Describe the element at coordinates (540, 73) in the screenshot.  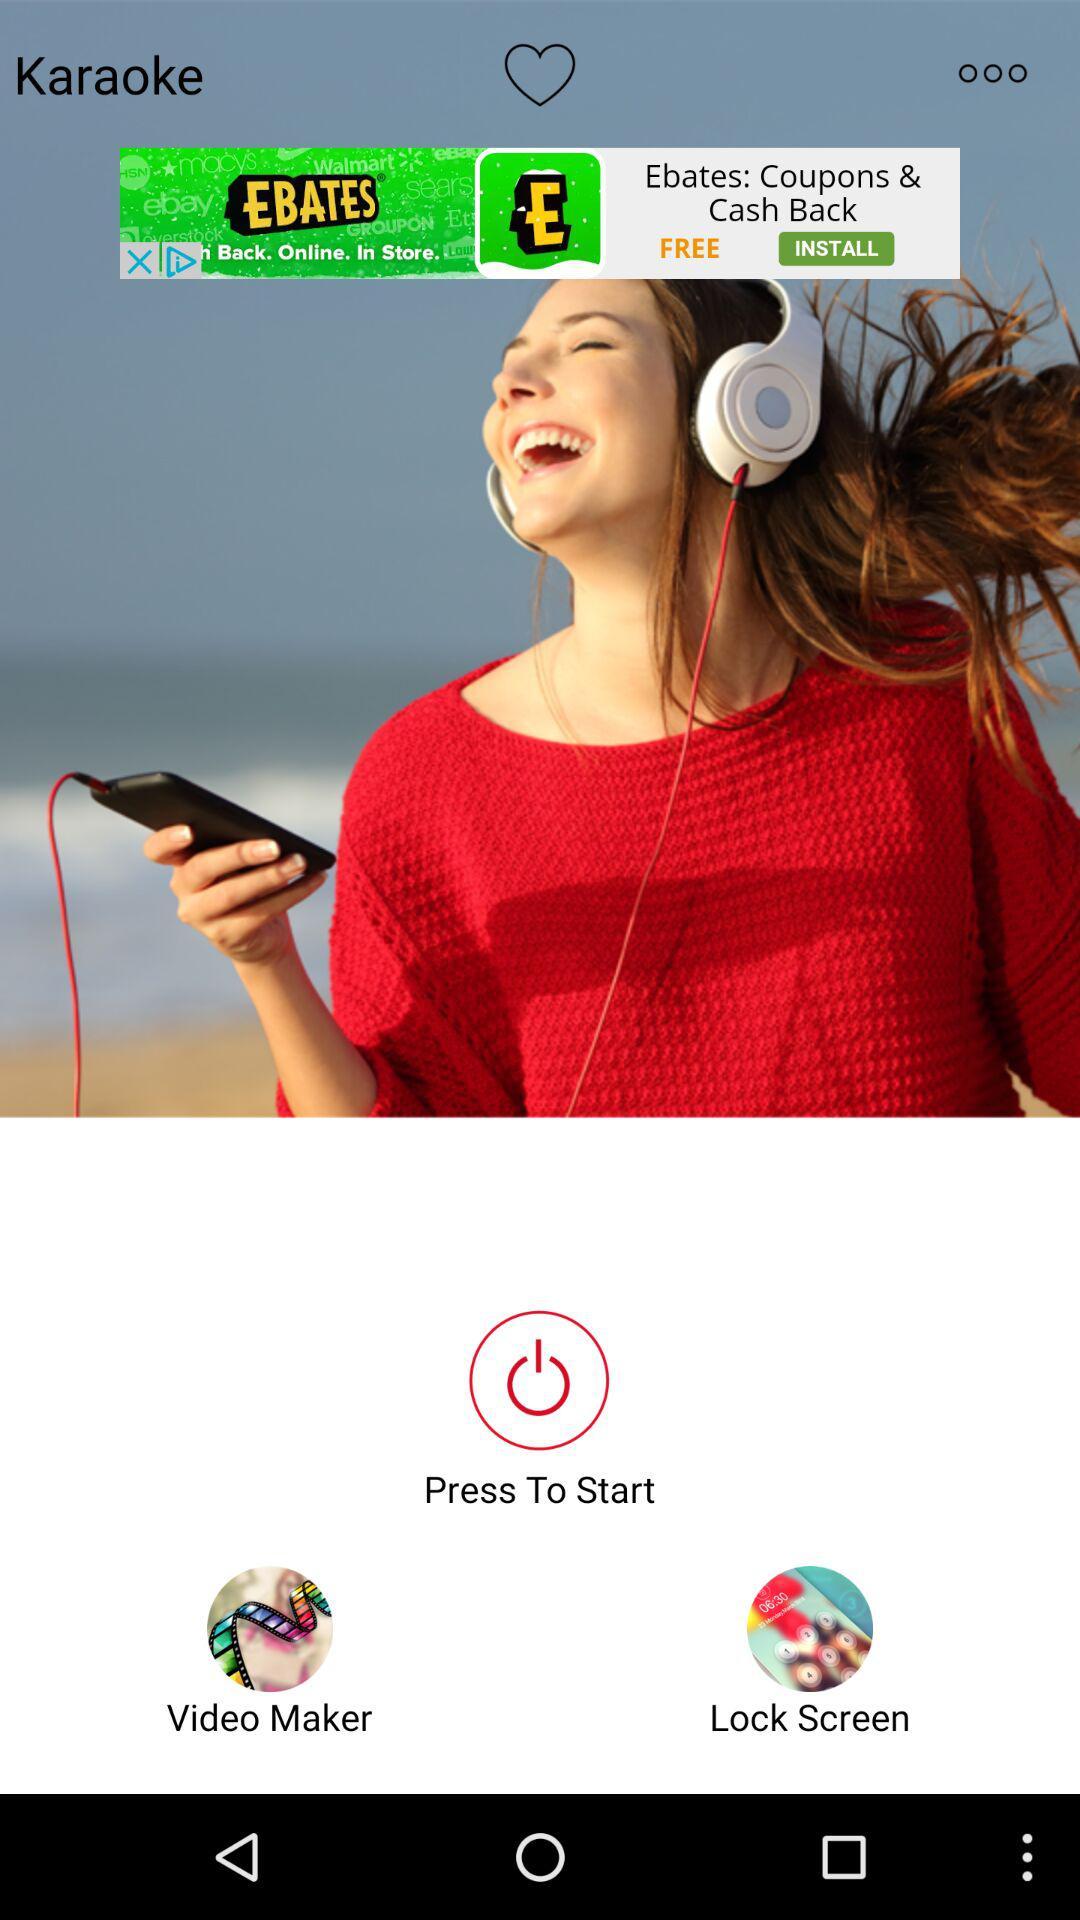
I see `like option` at that location.